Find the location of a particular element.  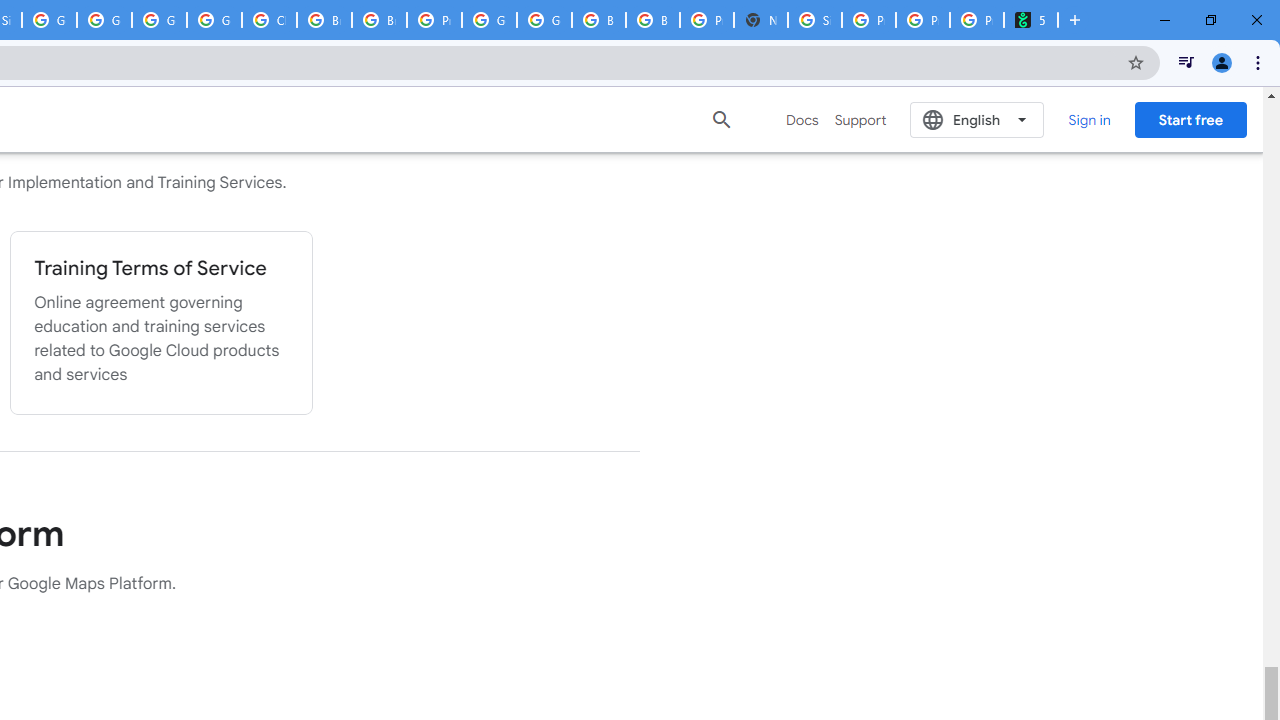

'New Tab' is located at coordinates (759, 20).